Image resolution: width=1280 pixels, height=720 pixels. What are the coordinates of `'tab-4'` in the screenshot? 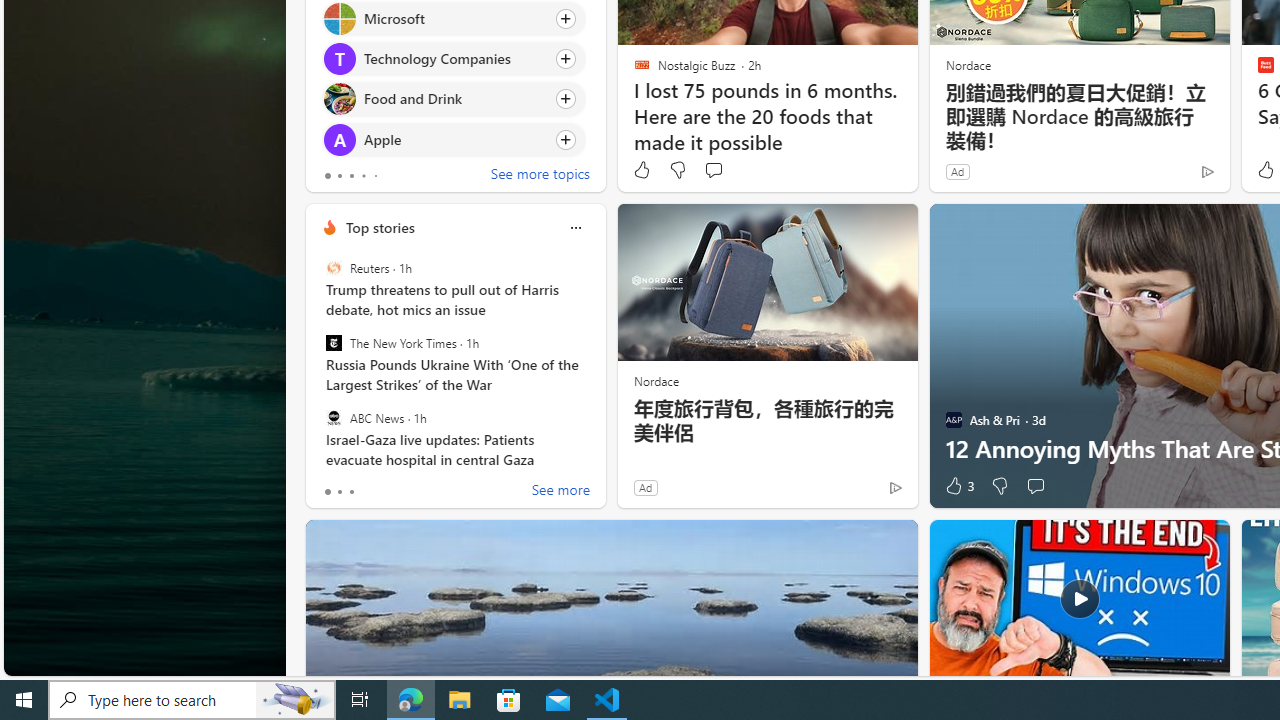 It's located at (375, 175).